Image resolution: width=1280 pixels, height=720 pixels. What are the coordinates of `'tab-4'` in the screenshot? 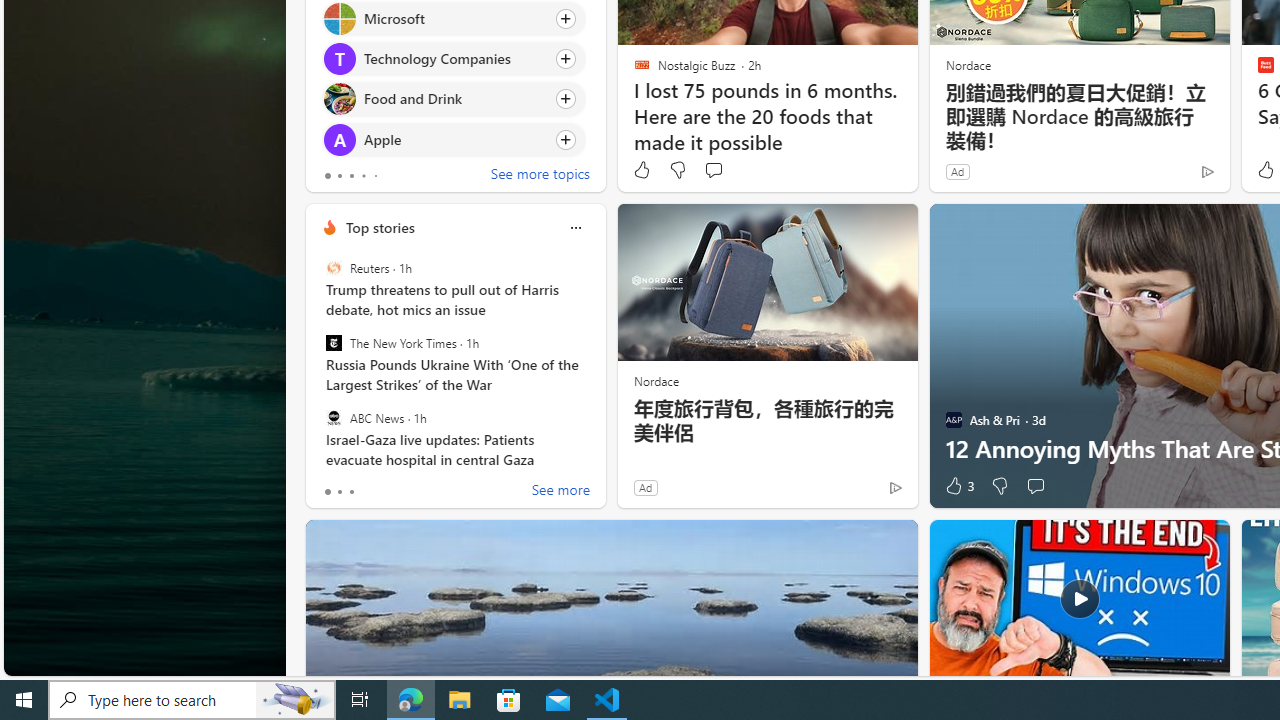 It's located at (375, 175).